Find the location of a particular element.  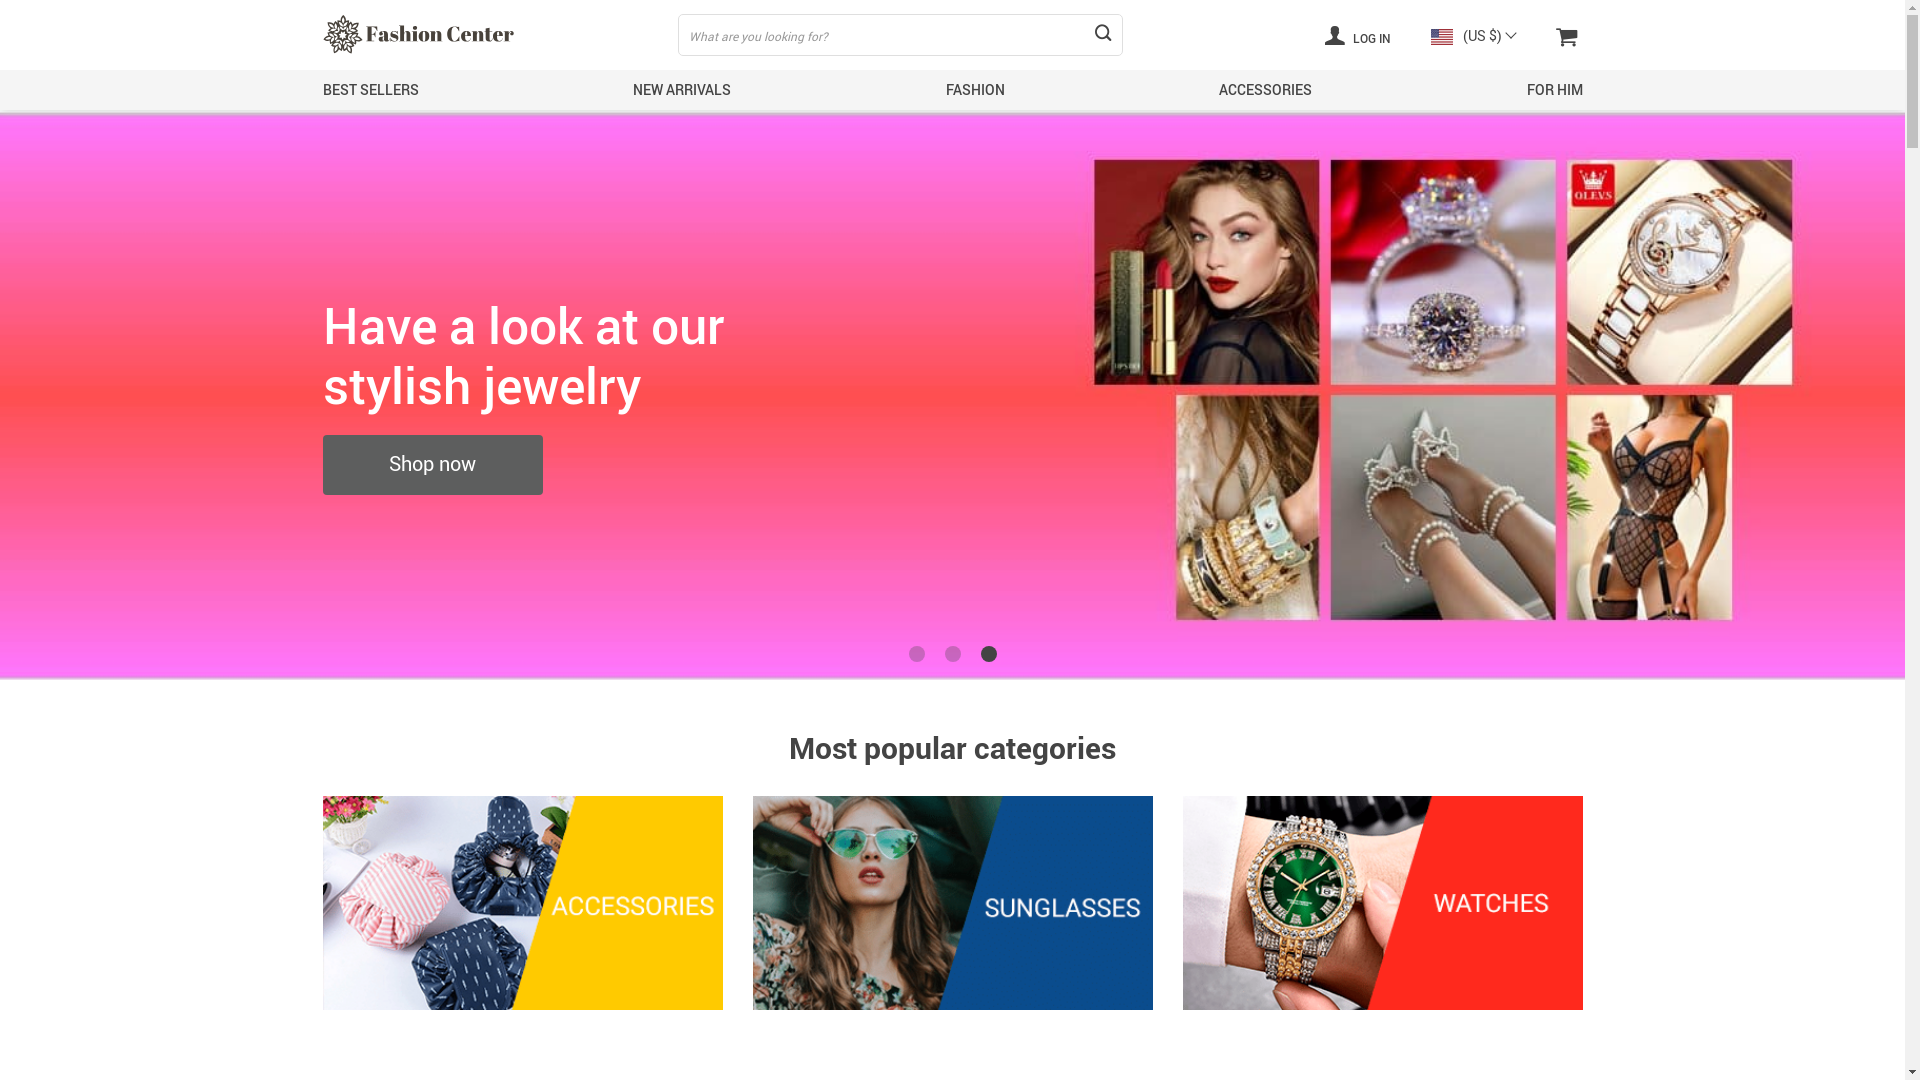

'NEW ARRIVALS' is located at coordinates (681, 88).